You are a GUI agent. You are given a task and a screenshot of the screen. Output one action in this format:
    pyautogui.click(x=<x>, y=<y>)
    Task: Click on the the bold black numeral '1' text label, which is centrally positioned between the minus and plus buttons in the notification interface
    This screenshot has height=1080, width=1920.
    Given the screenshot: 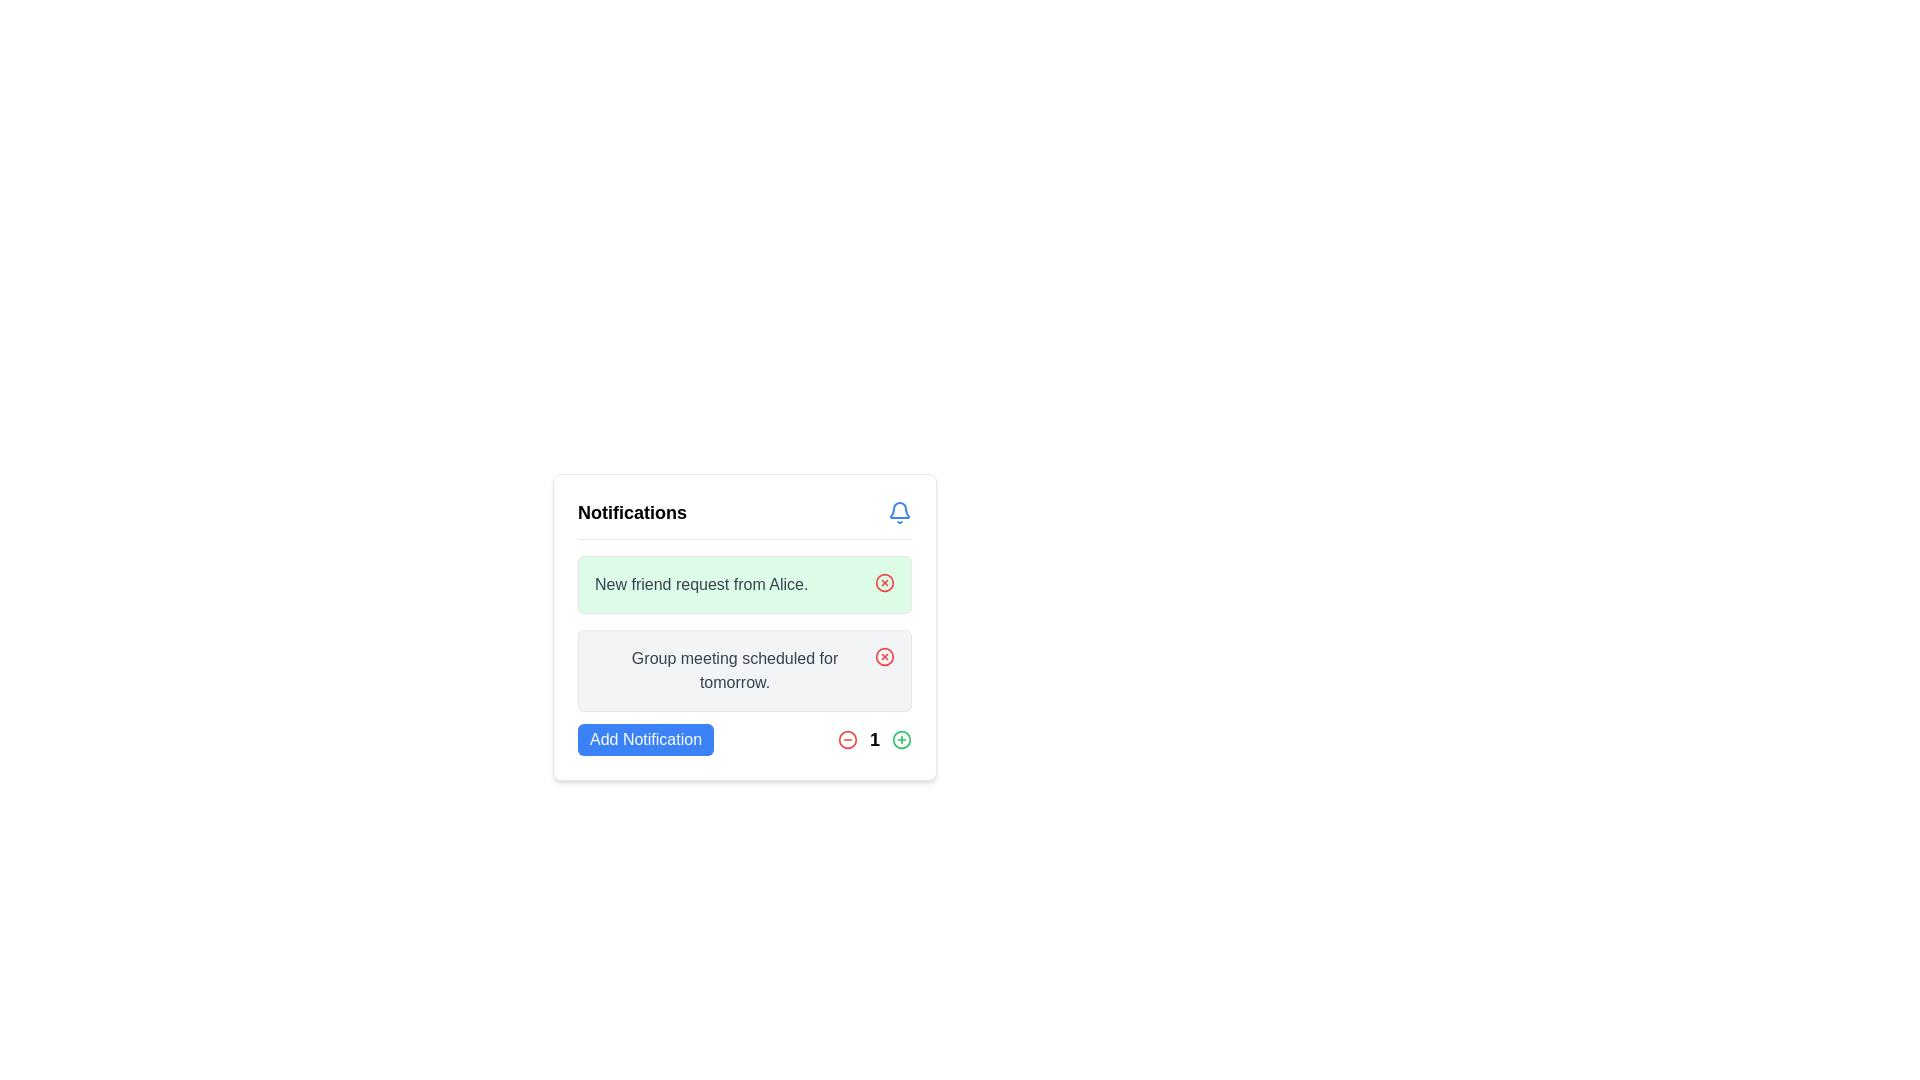 What is the action you would take?
    pyautogui.click(x=874, y=740)
    